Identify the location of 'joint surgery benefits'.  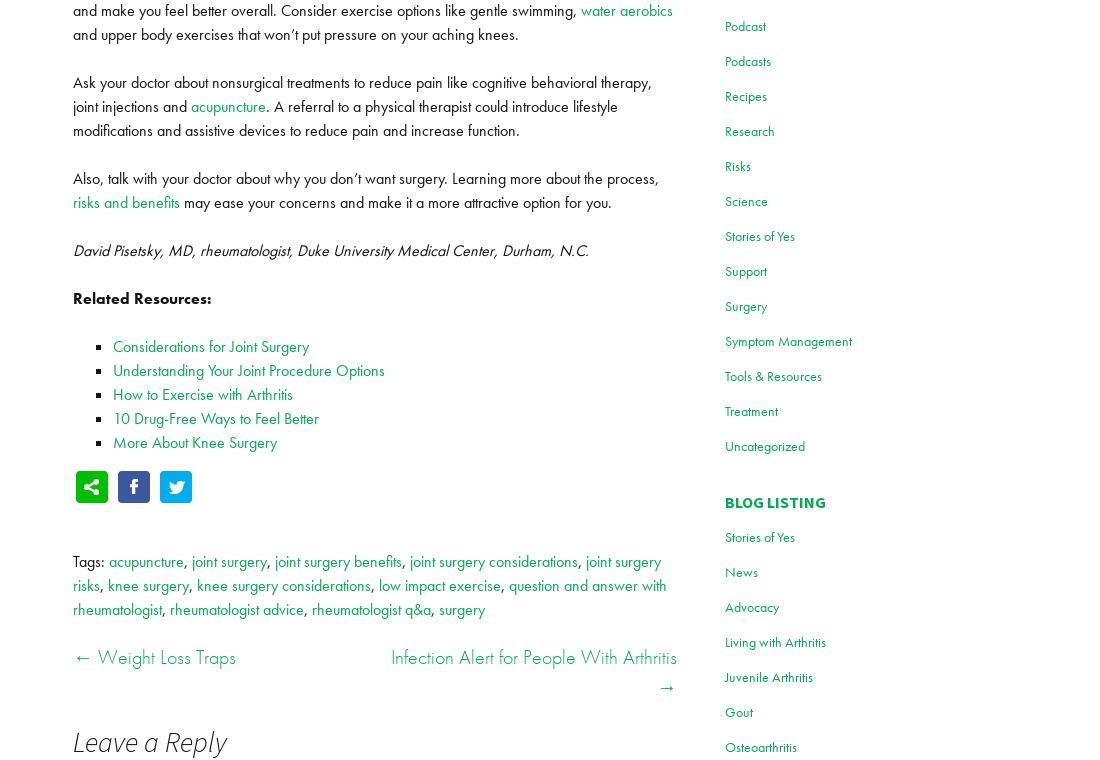
(337, 561).